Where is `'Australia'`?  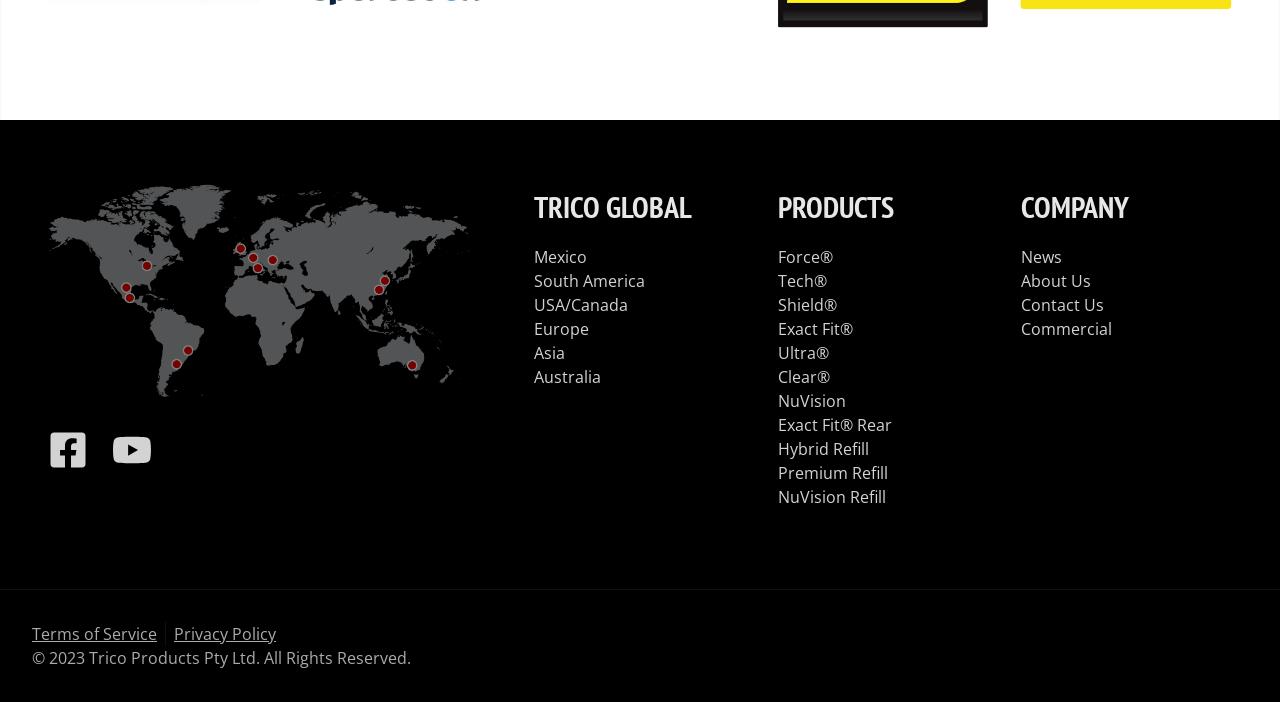 'Australia' is located at coordinates (566, 374).